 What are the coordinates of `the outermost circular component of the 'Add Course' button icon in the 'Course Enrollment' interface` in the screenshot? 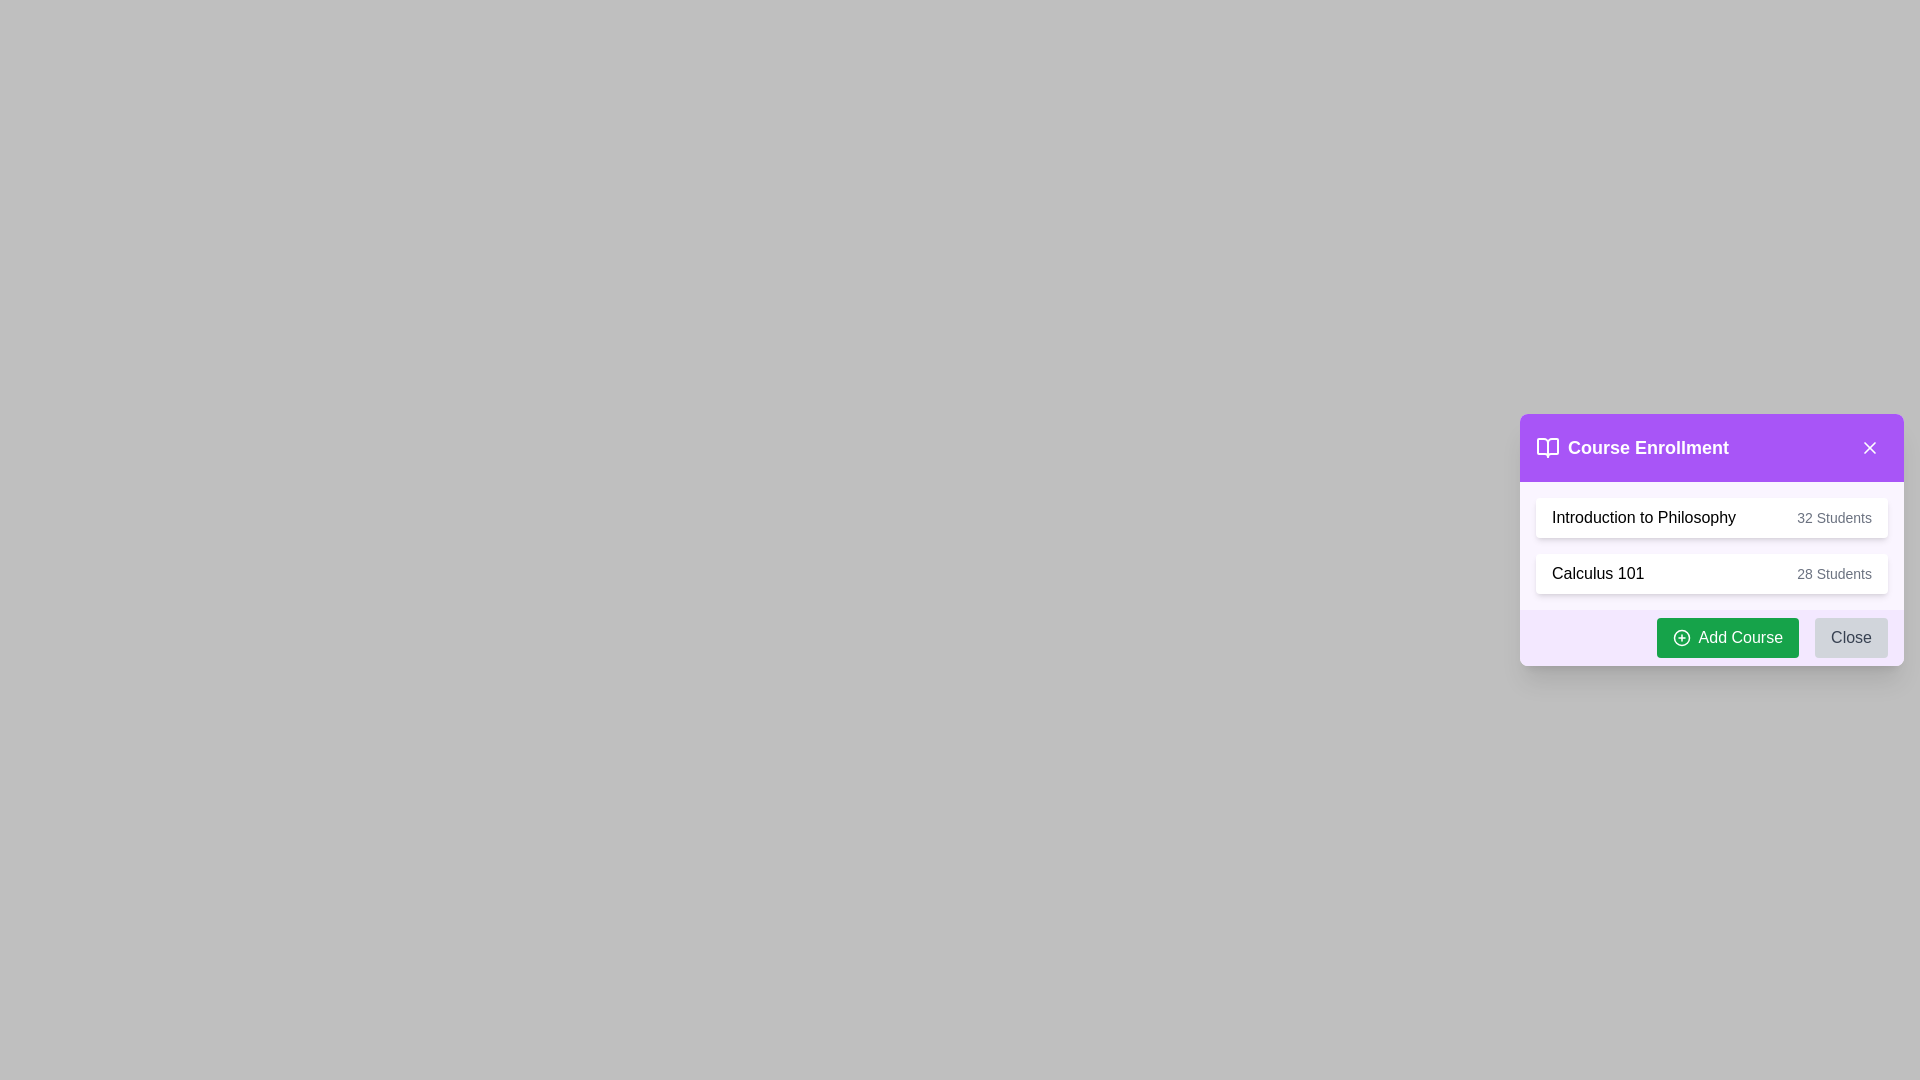 It's located at (1680, 637).